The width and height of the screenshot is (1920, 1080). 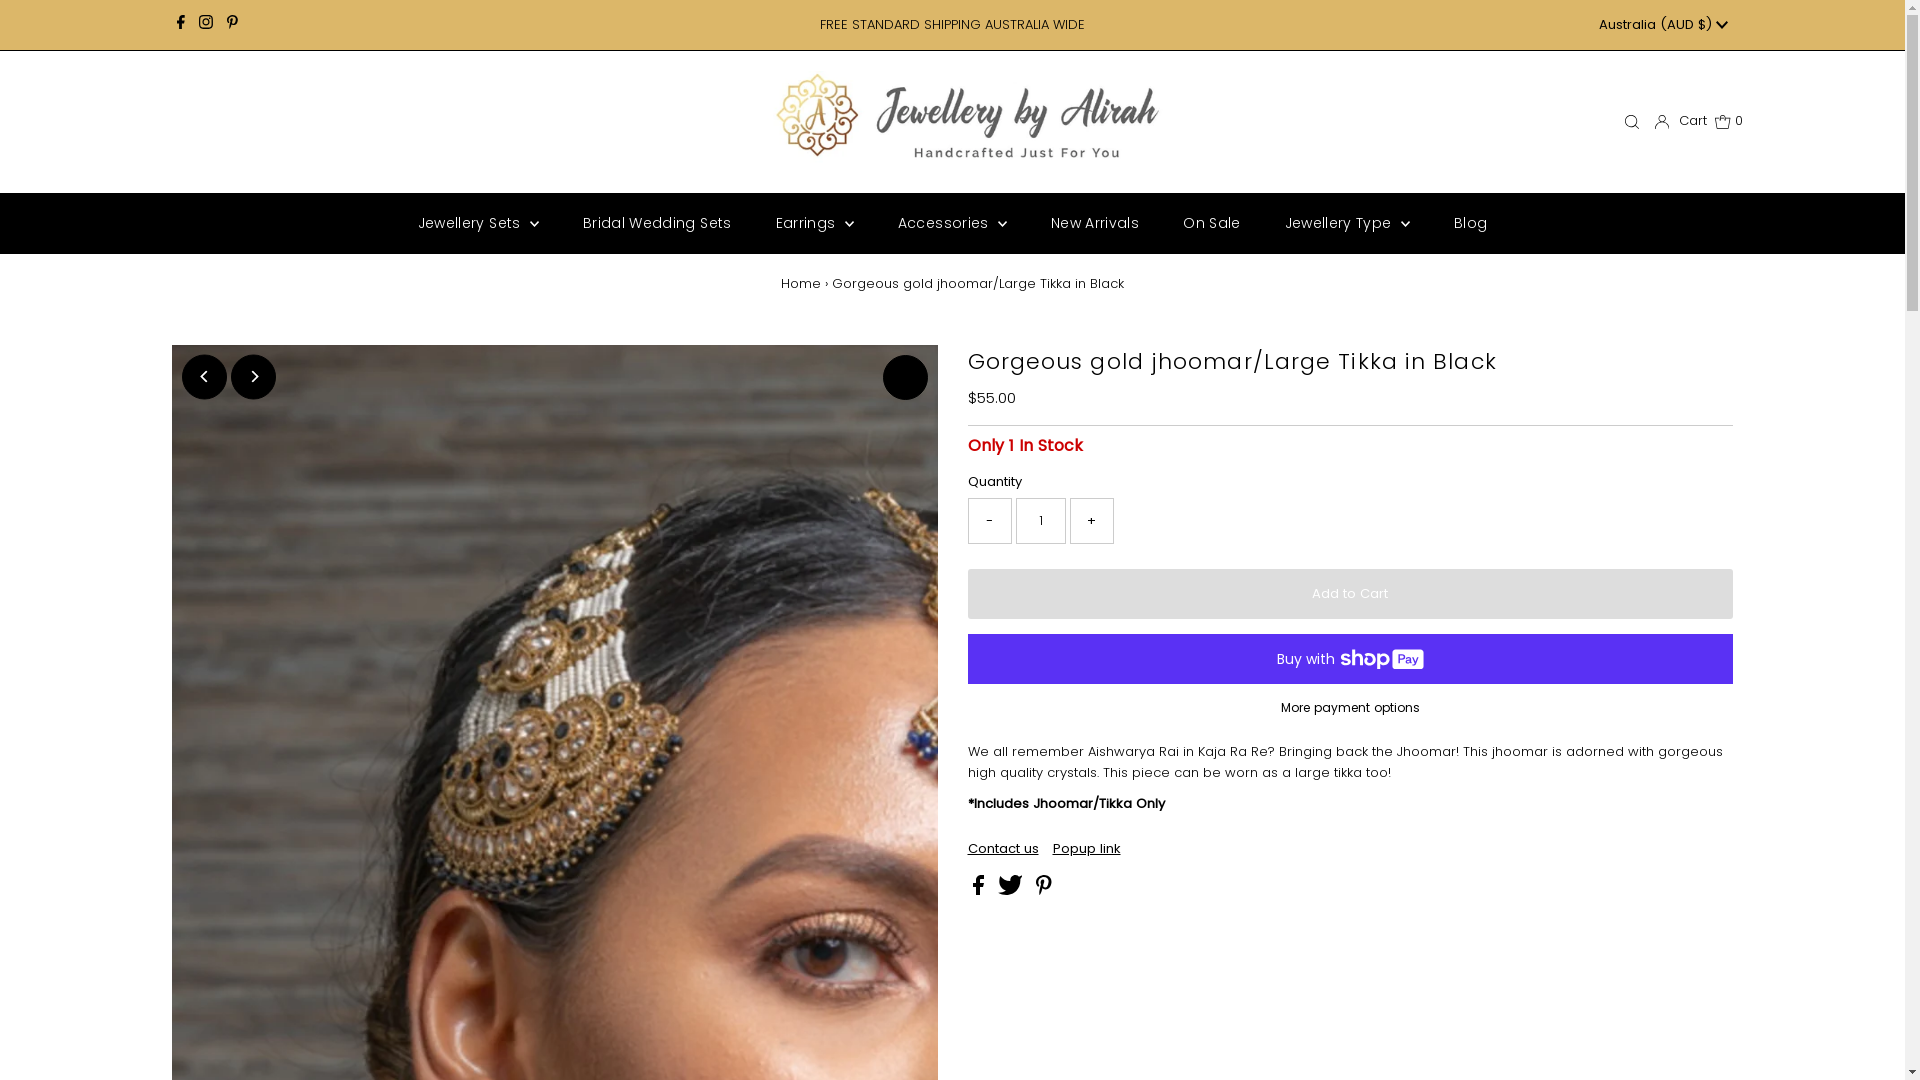 What do you see at coordinates (903, 377) in the screenshot?
I see `'Click to zoom'` at bounding box center [903, 377].